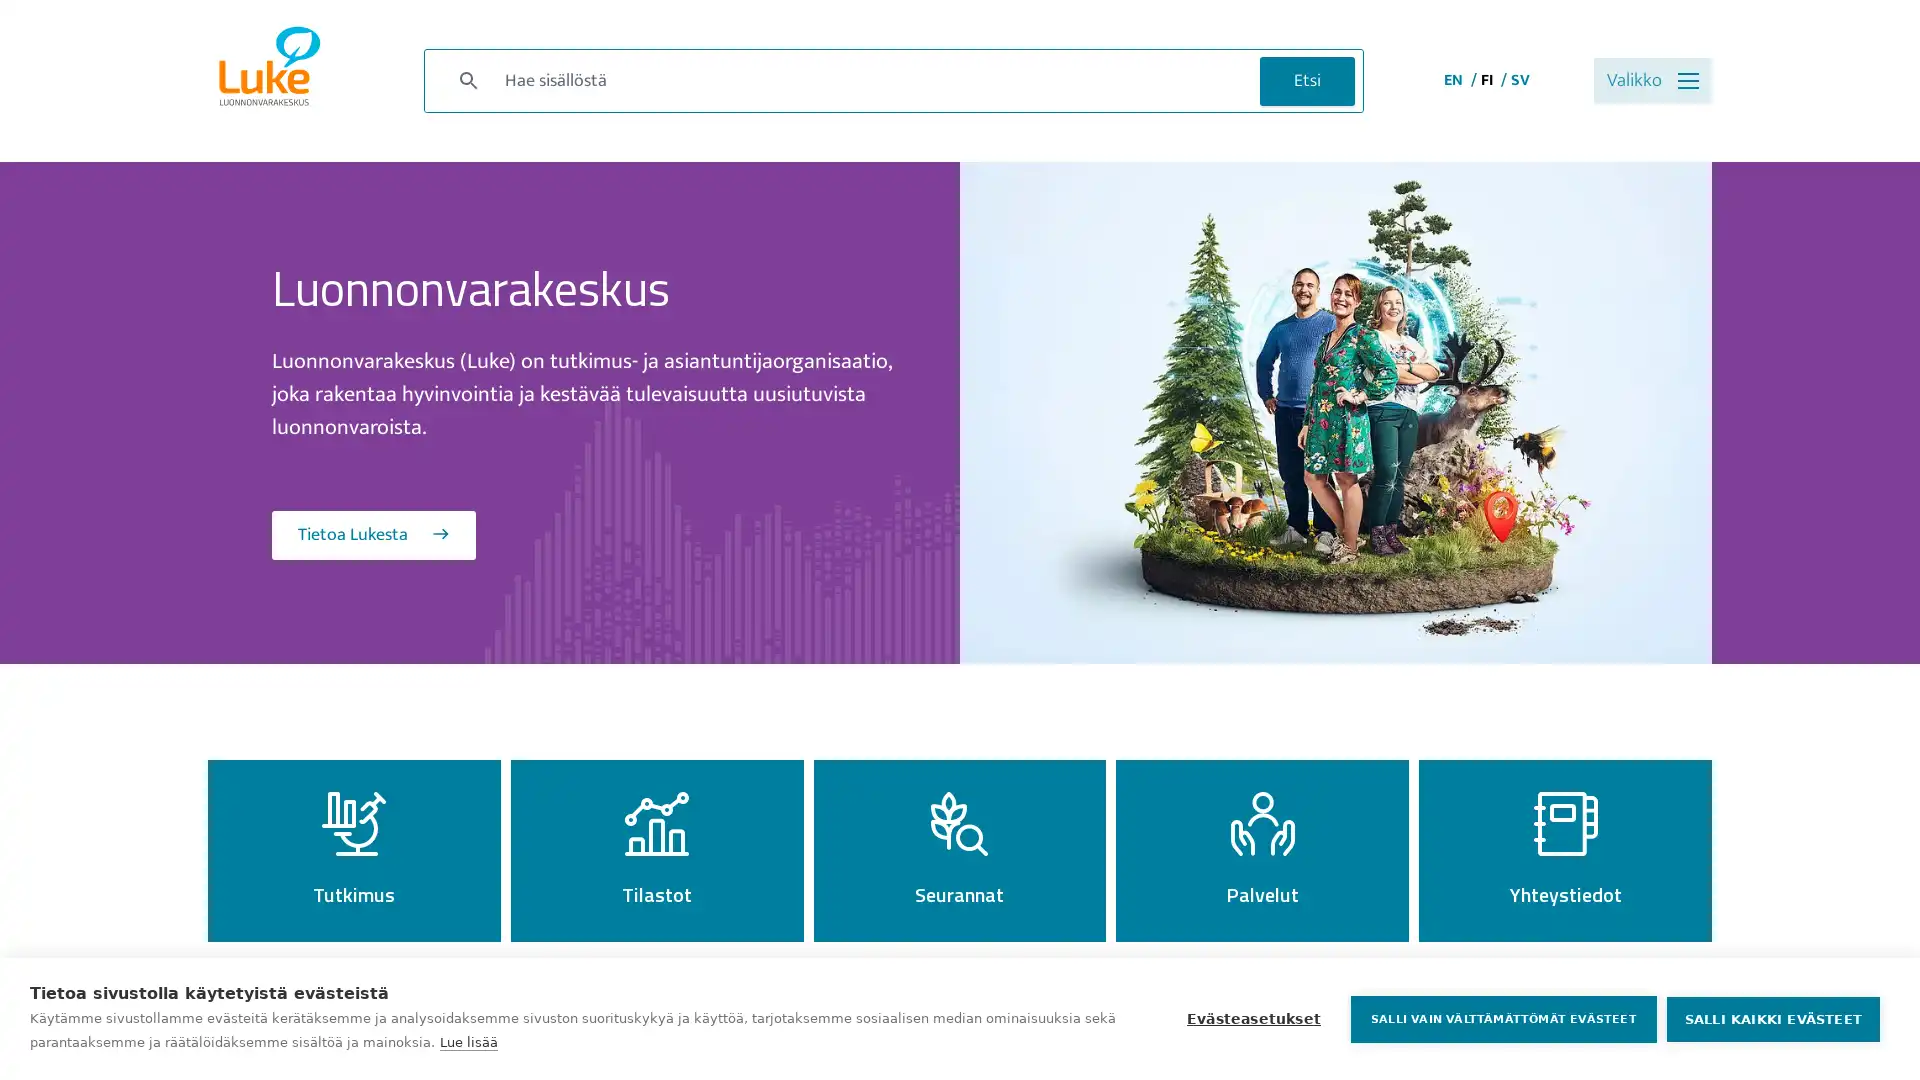 This screenshot has height=1080, width=1920. Describe the element at coordinates (1612, 80) in the screenshot. I see `Valikko` at that location.